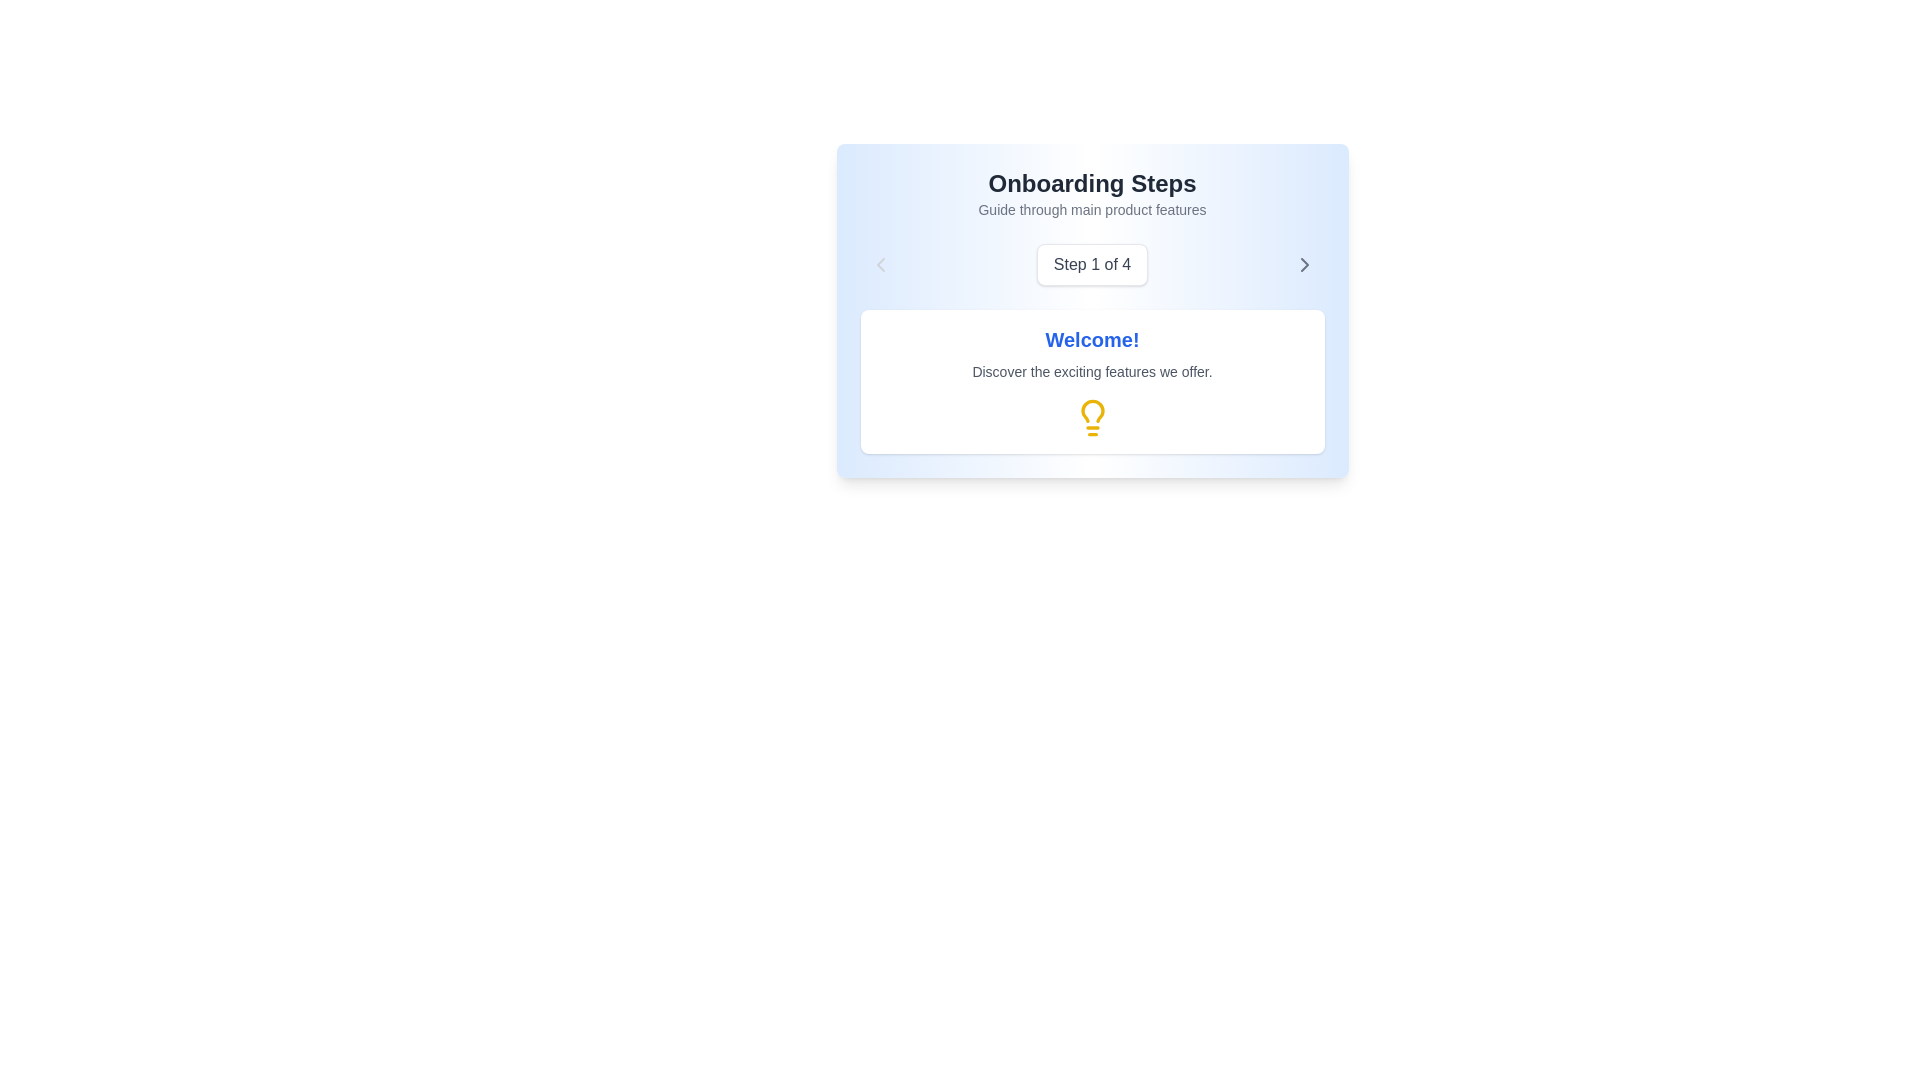 The width and height of the screenshot is (1920, 1080). Describe the element at coordinates (1091, 264) in the screenshot. I see `the centrally located Text label that displays the current step in a process, providing context to users about their progress` at that location.